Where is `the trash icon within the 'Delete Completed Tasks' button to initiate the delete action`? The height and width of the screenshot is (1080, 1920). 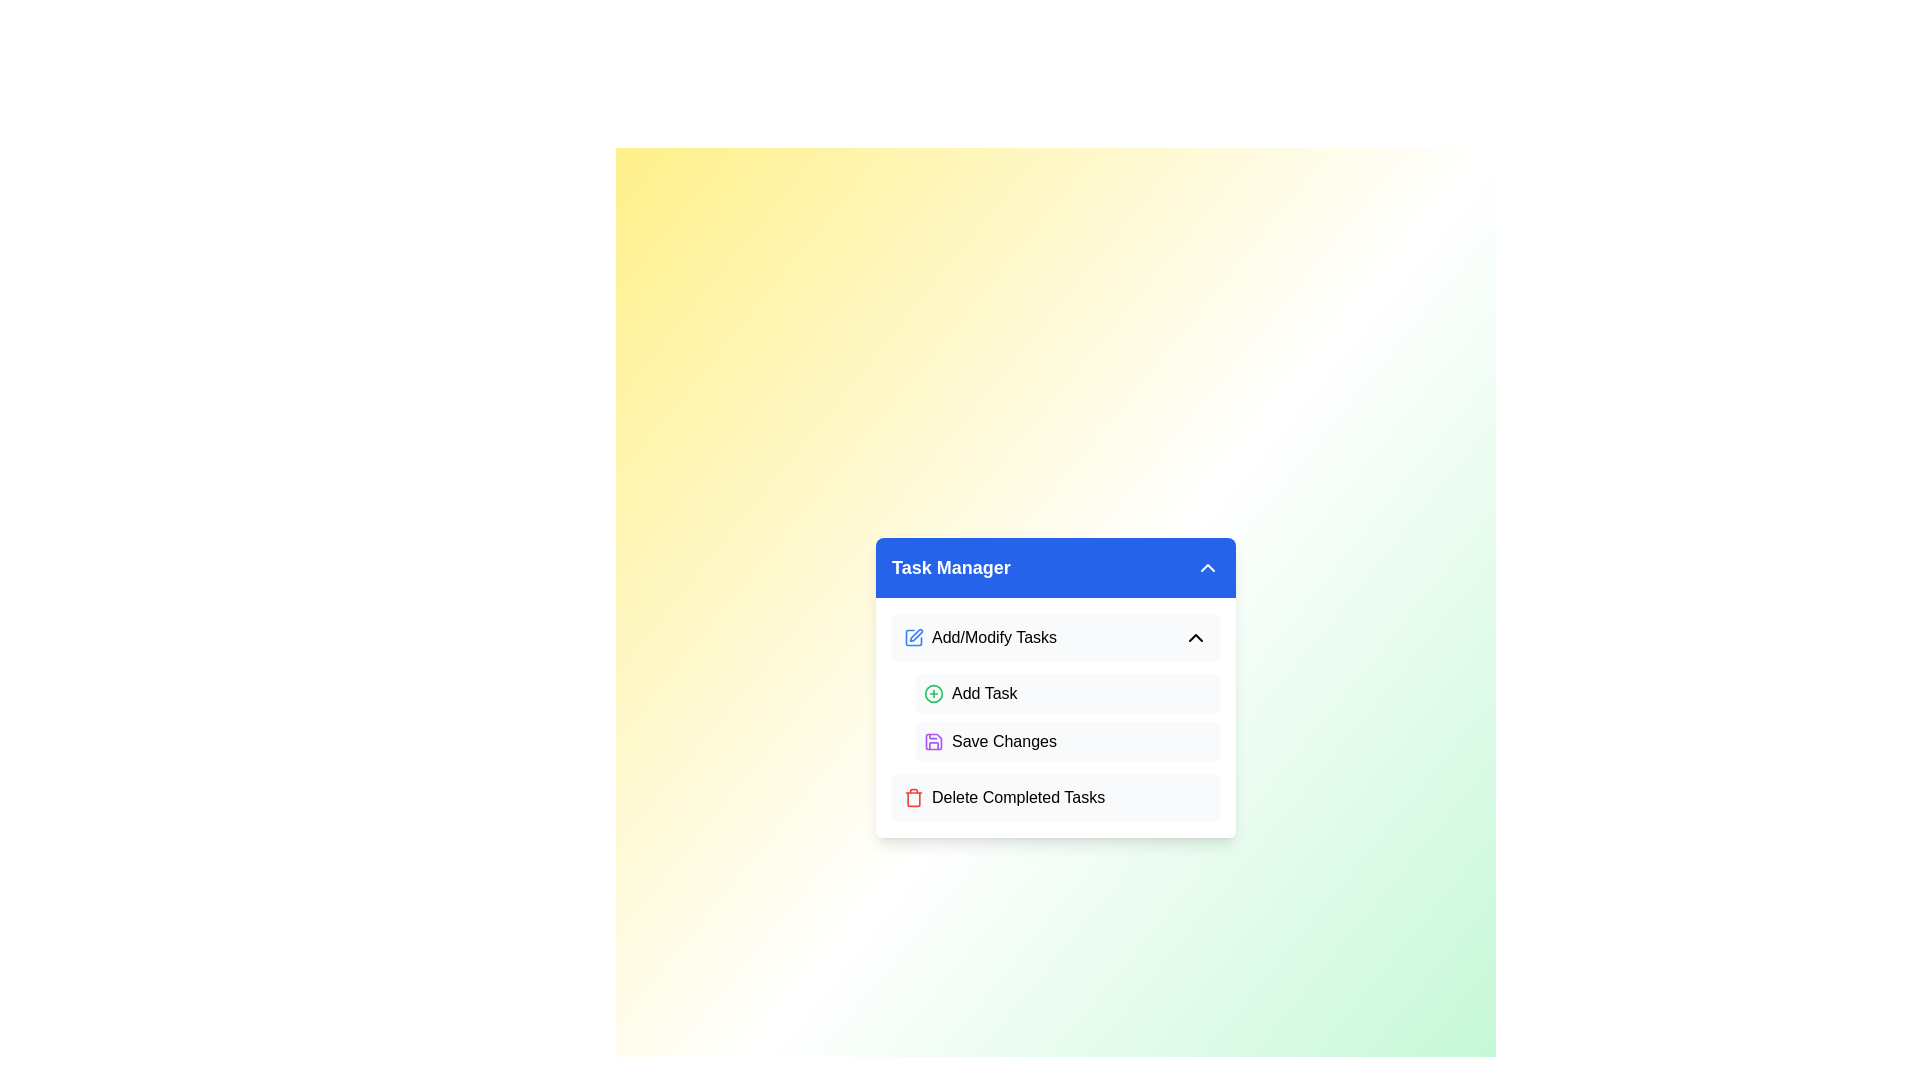
the trash icon within the 'Delete Completed Tasks' button to initiate the delete action is located at coordinates (912, 797).